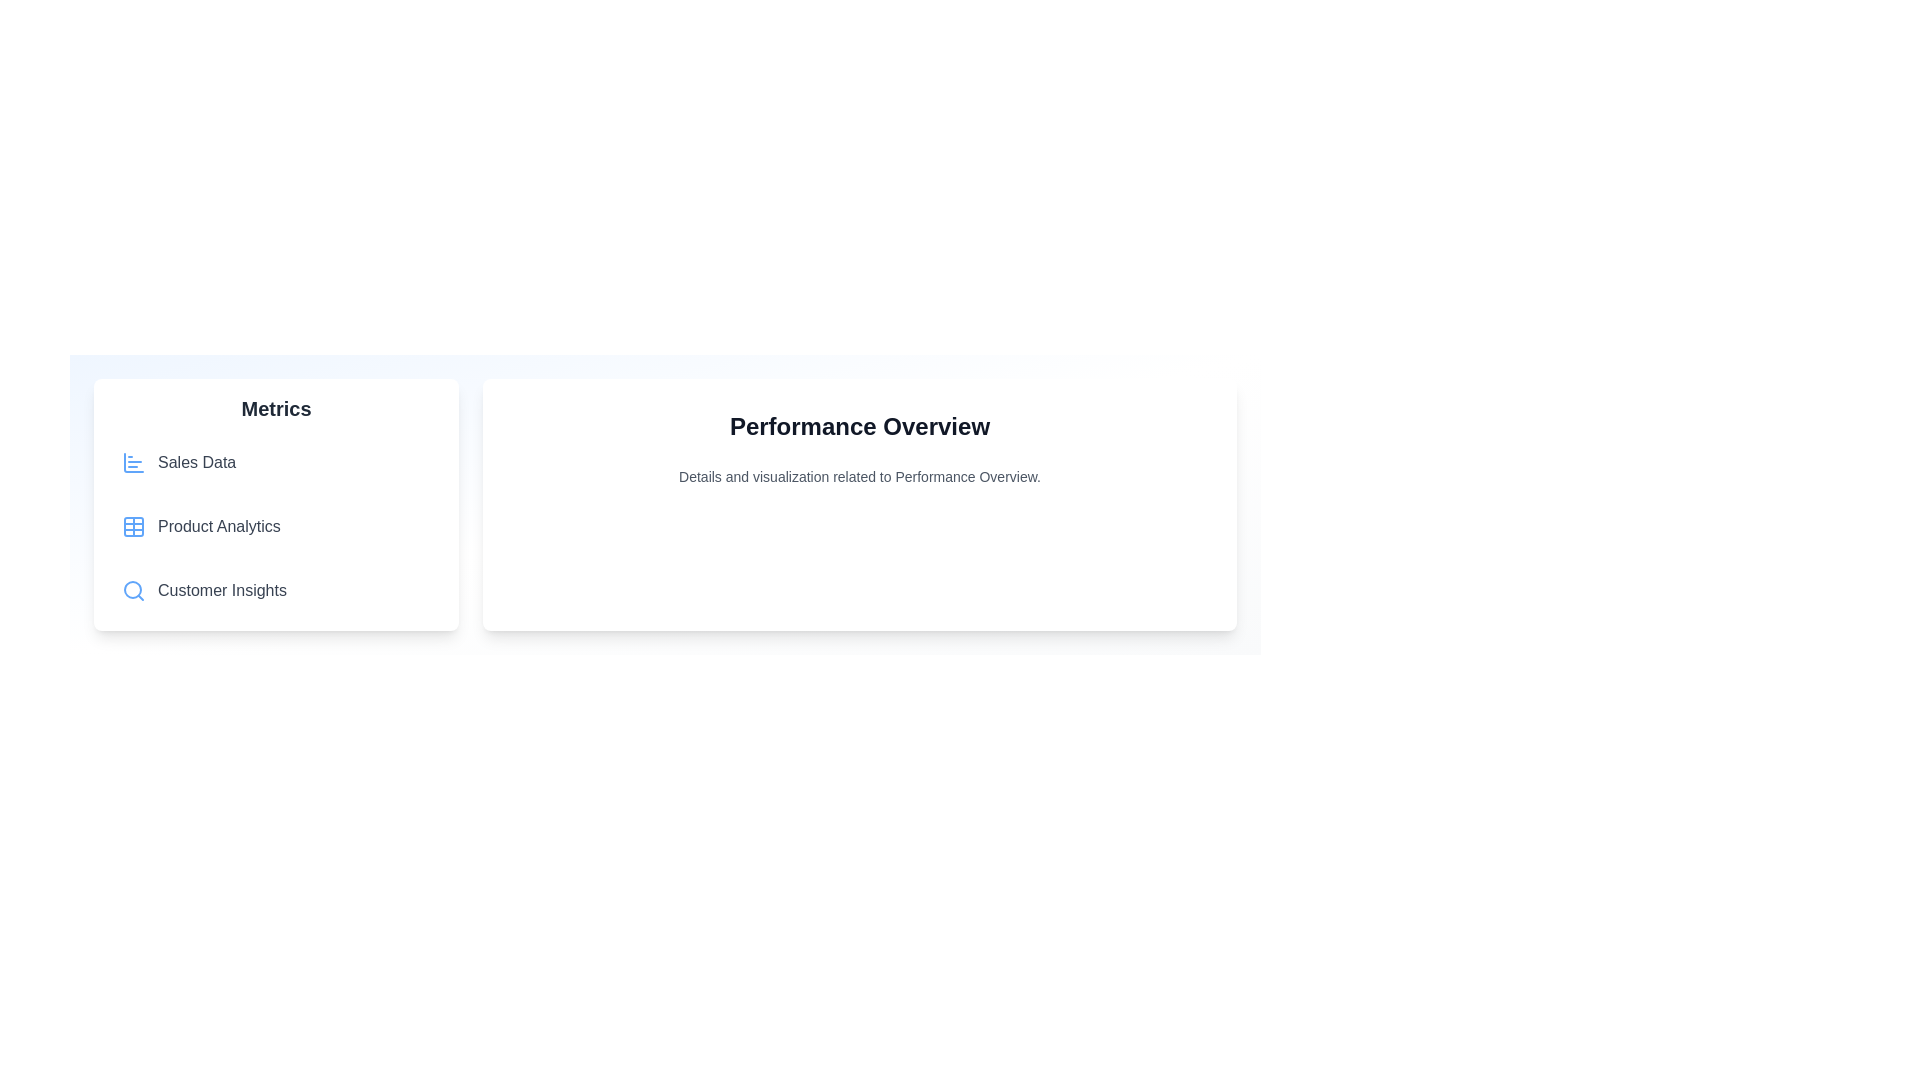 The height and width of the screenshot is (1080, 1920). Describe the element at coordinates (133, 462) in the screenshot. I see `the light blue bar chart SVG icon located` at that location.